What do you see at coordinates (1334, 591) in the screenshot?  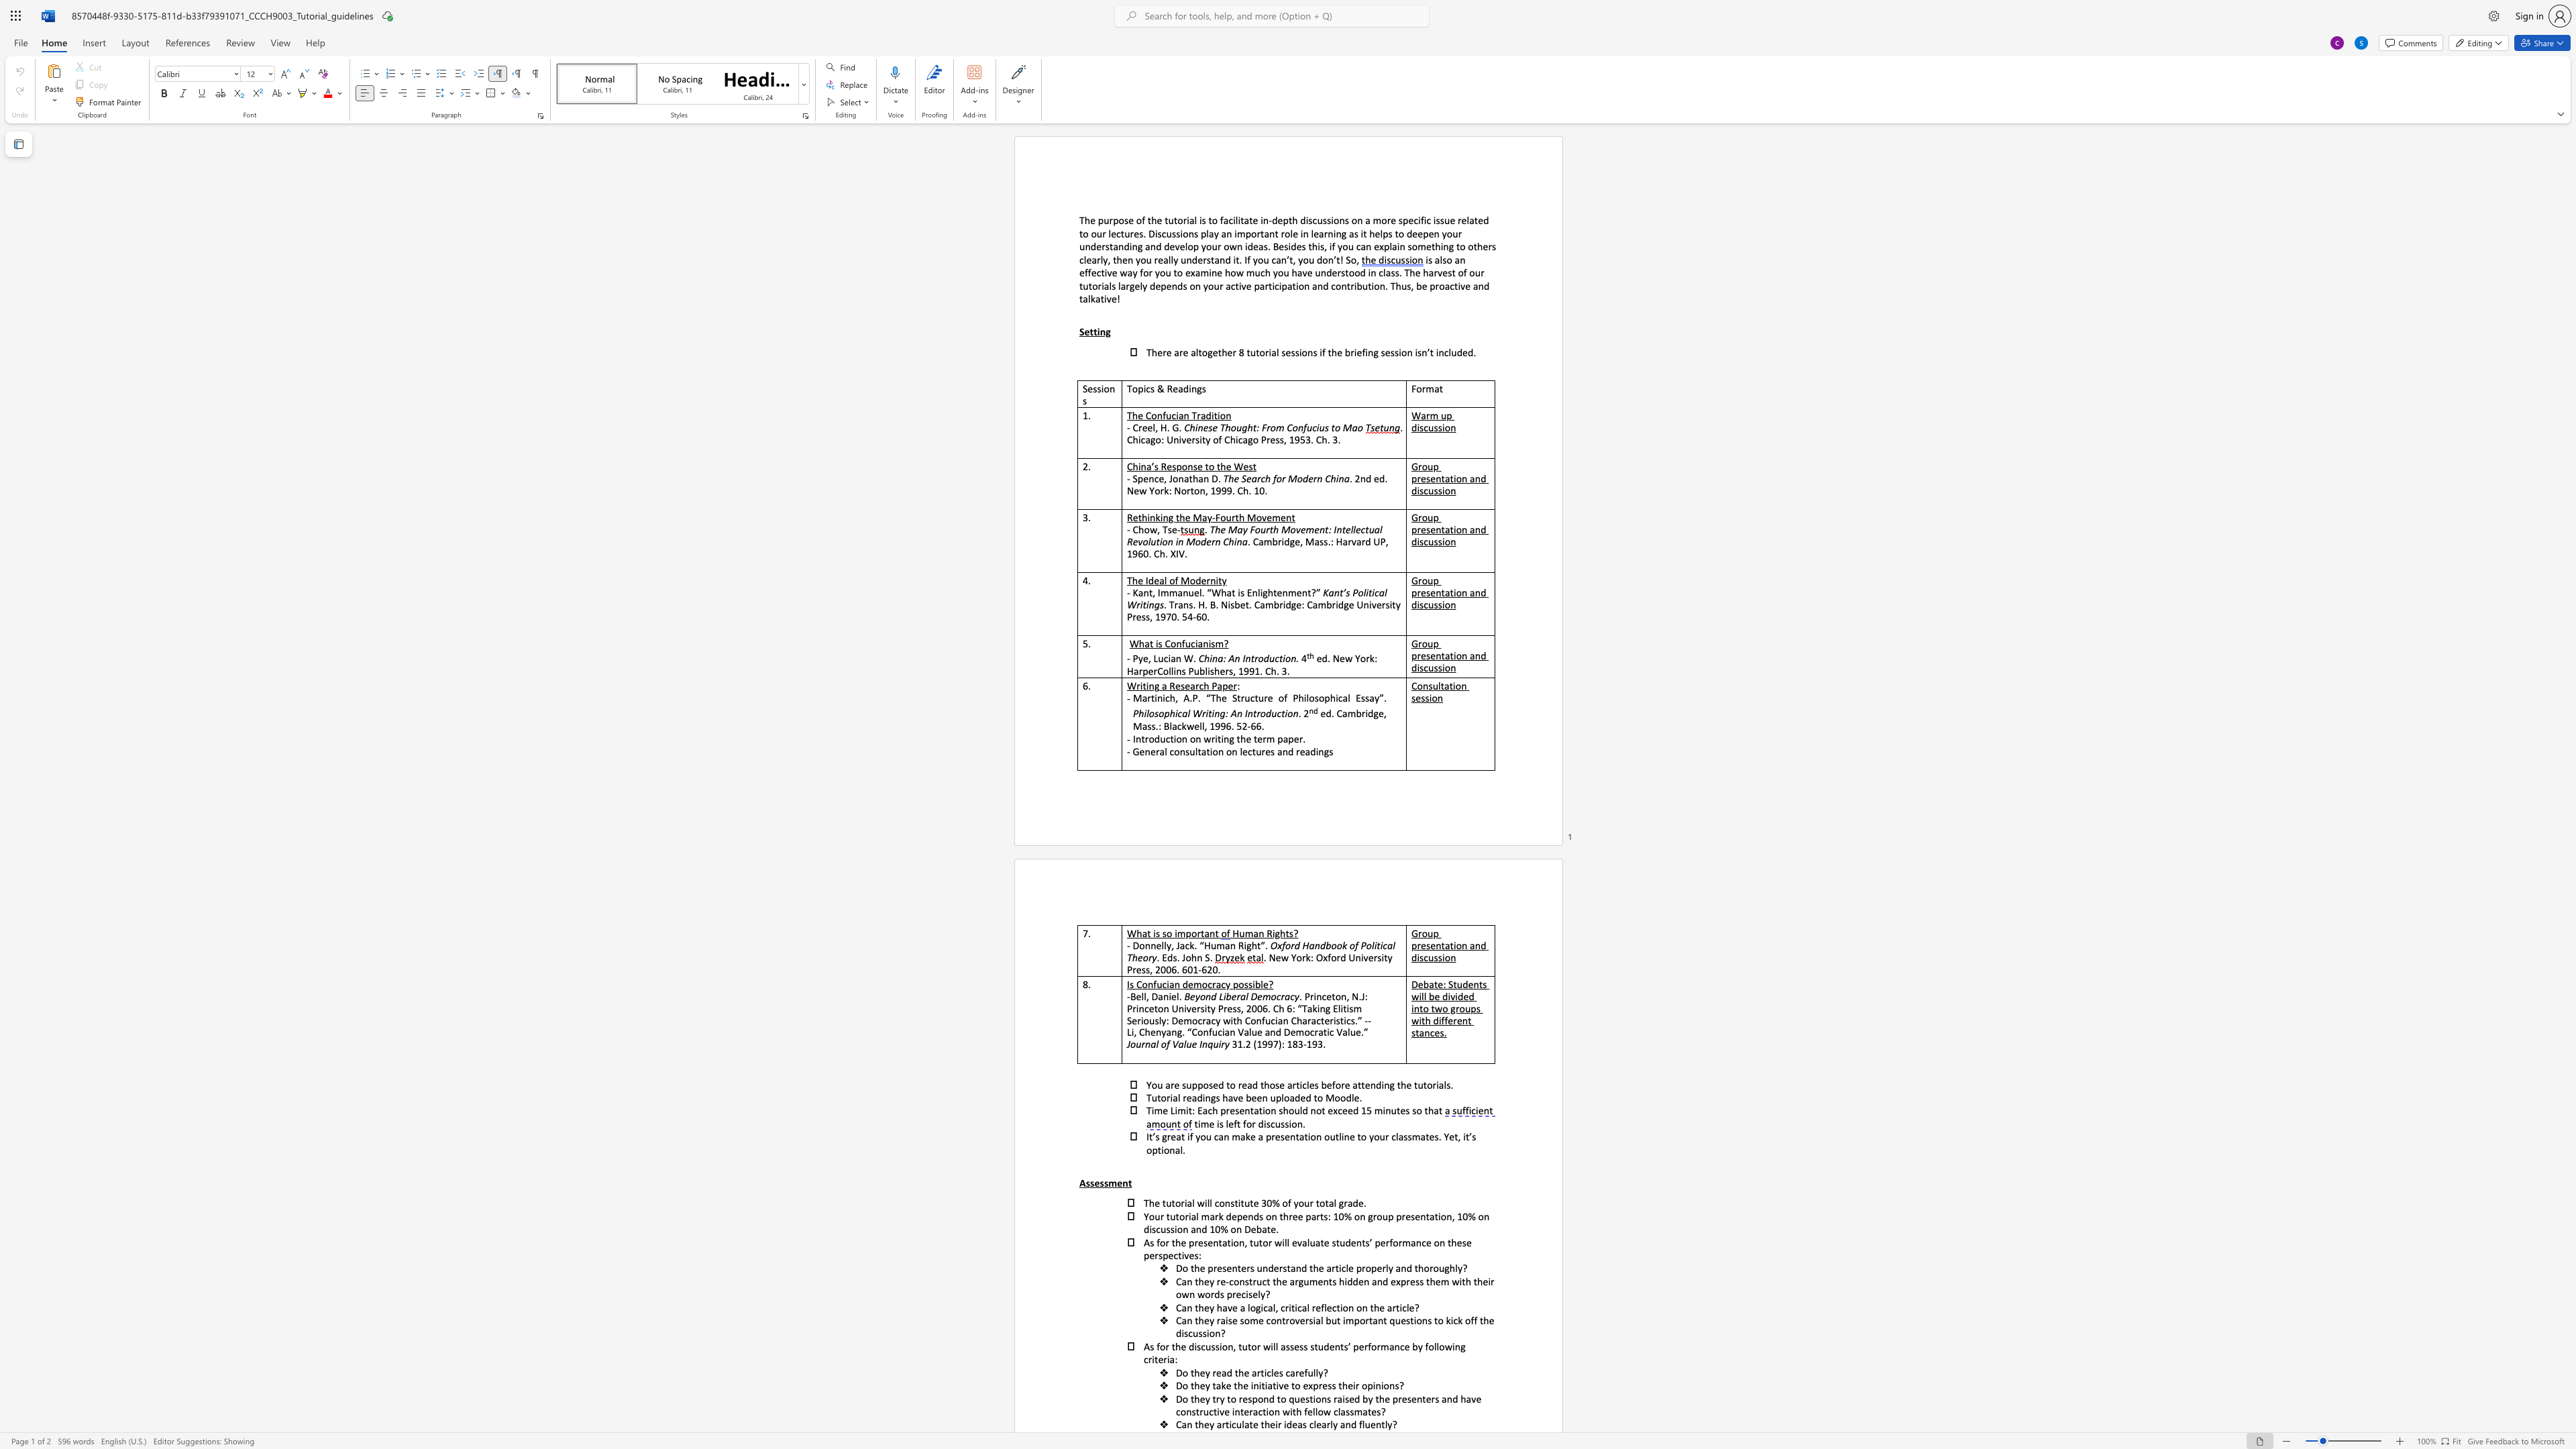 I see `the subset text "nt’s Pol" within the text "Kant’s Political Writings"` at bounding box center [1334, 591].